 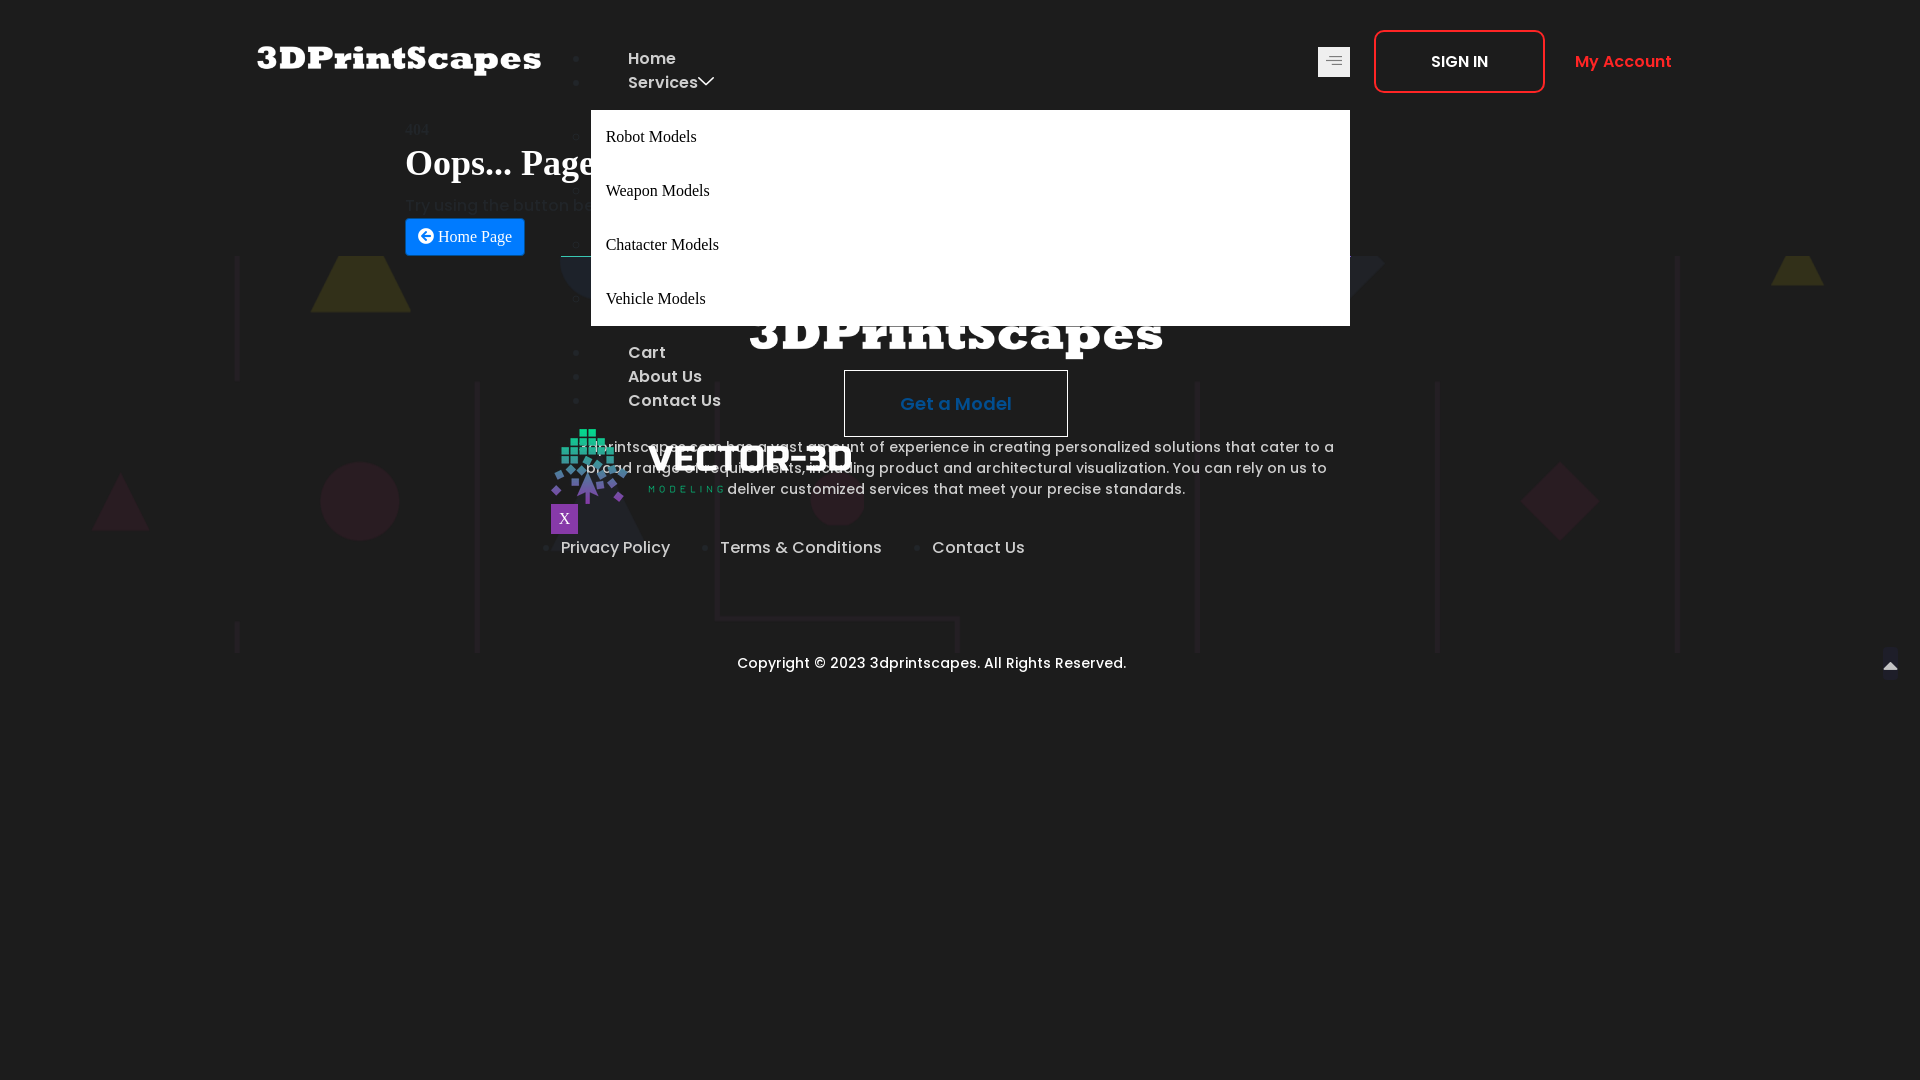 I want to click on 'Services', so click(x=589, y=81).